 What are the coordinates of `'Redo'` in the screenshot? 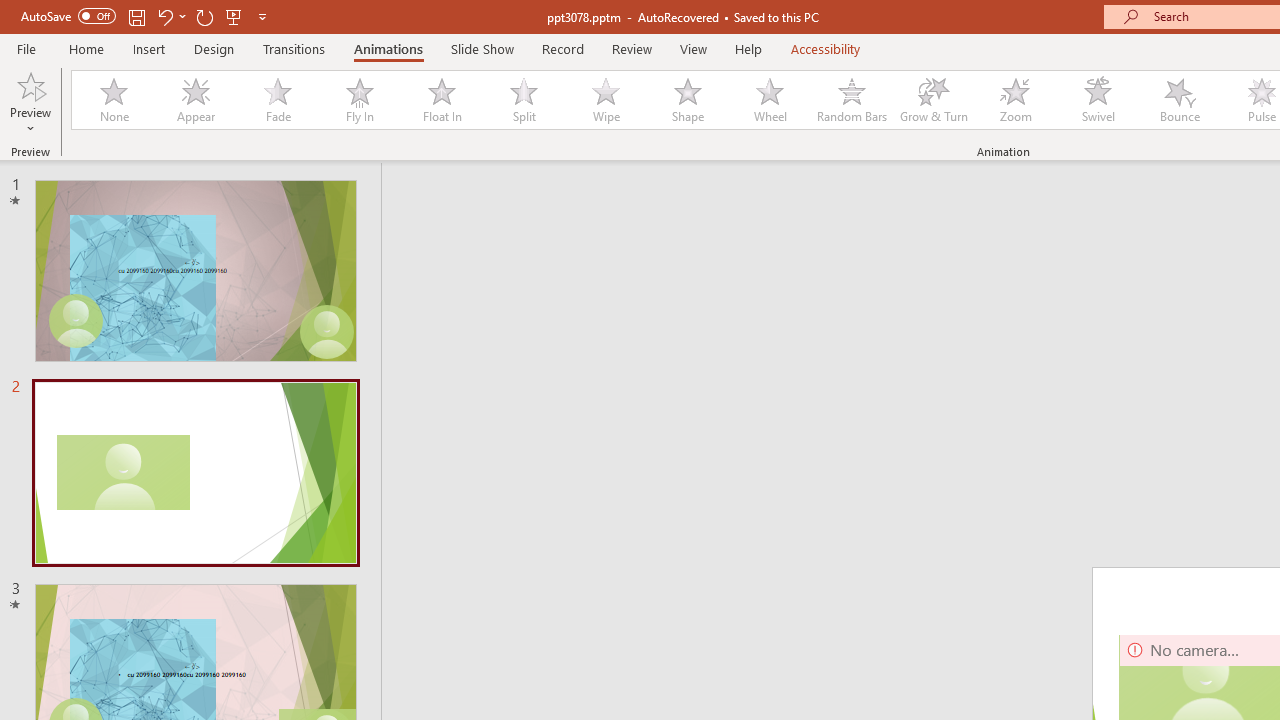 It's located at (204, 16).